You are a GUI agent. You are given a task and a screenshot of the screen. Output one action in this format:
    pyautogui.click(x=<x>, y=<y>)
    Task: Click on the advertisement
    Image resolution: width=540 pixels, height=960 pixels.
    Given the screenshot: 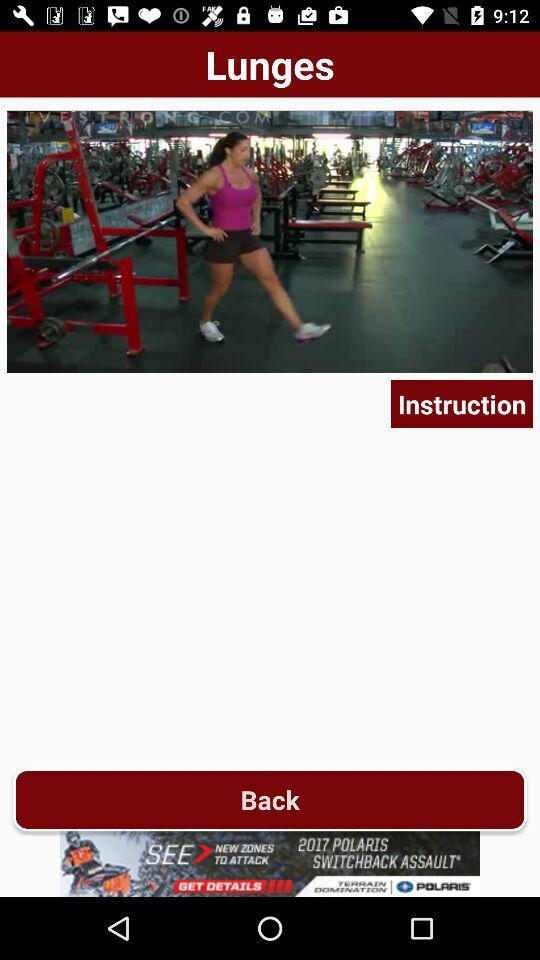 What is the action you would take?
    pyautogui.click(x=270, y=863)
    